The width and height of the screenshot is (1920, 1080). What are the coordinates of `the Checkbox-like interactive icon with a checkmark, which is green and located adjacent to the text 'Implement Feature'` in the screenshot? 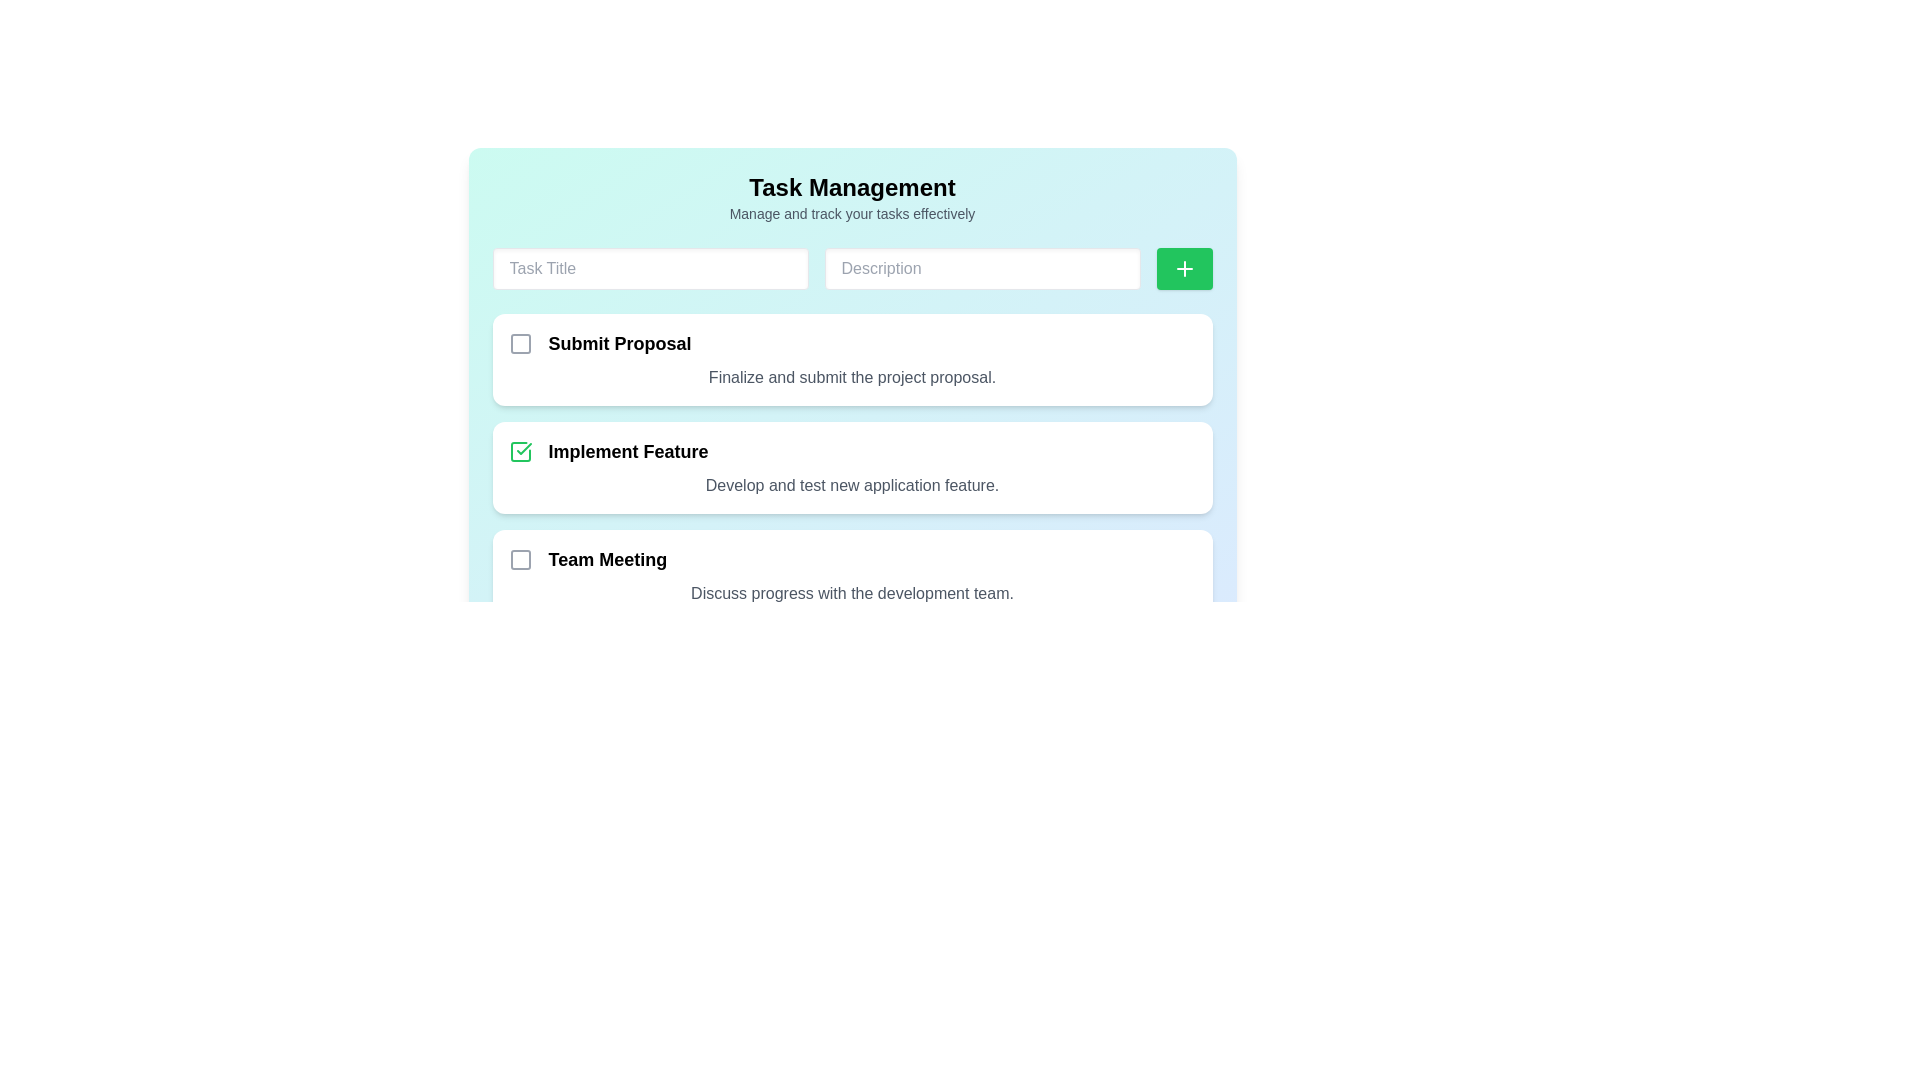 It's located at (520, 451).